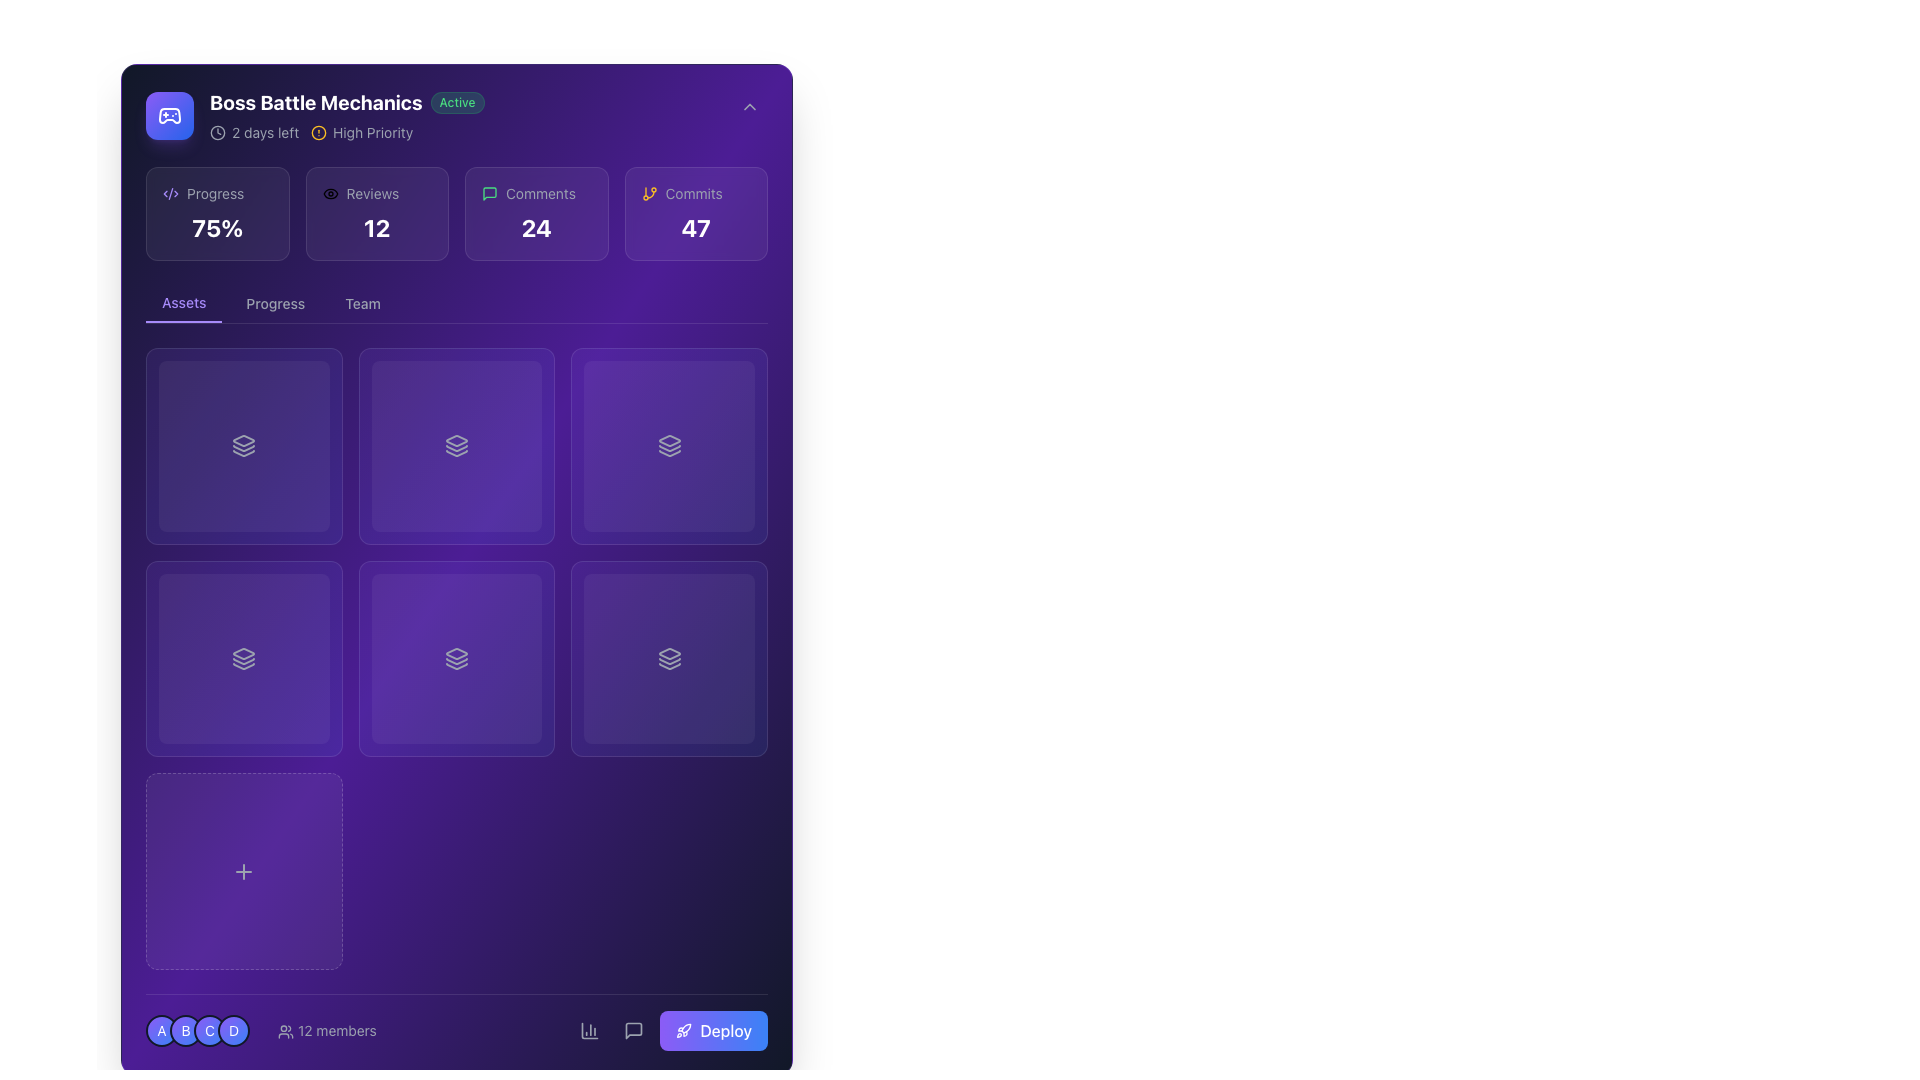  What do you see at coordinates (456, 103) in the screenshot?
I see `the label displaying 'Active', which is styled with green text and a slightly transparent green background, located adjacent to the right of 'Boss Battle Mechanics'` at bounding box center [456, 103].